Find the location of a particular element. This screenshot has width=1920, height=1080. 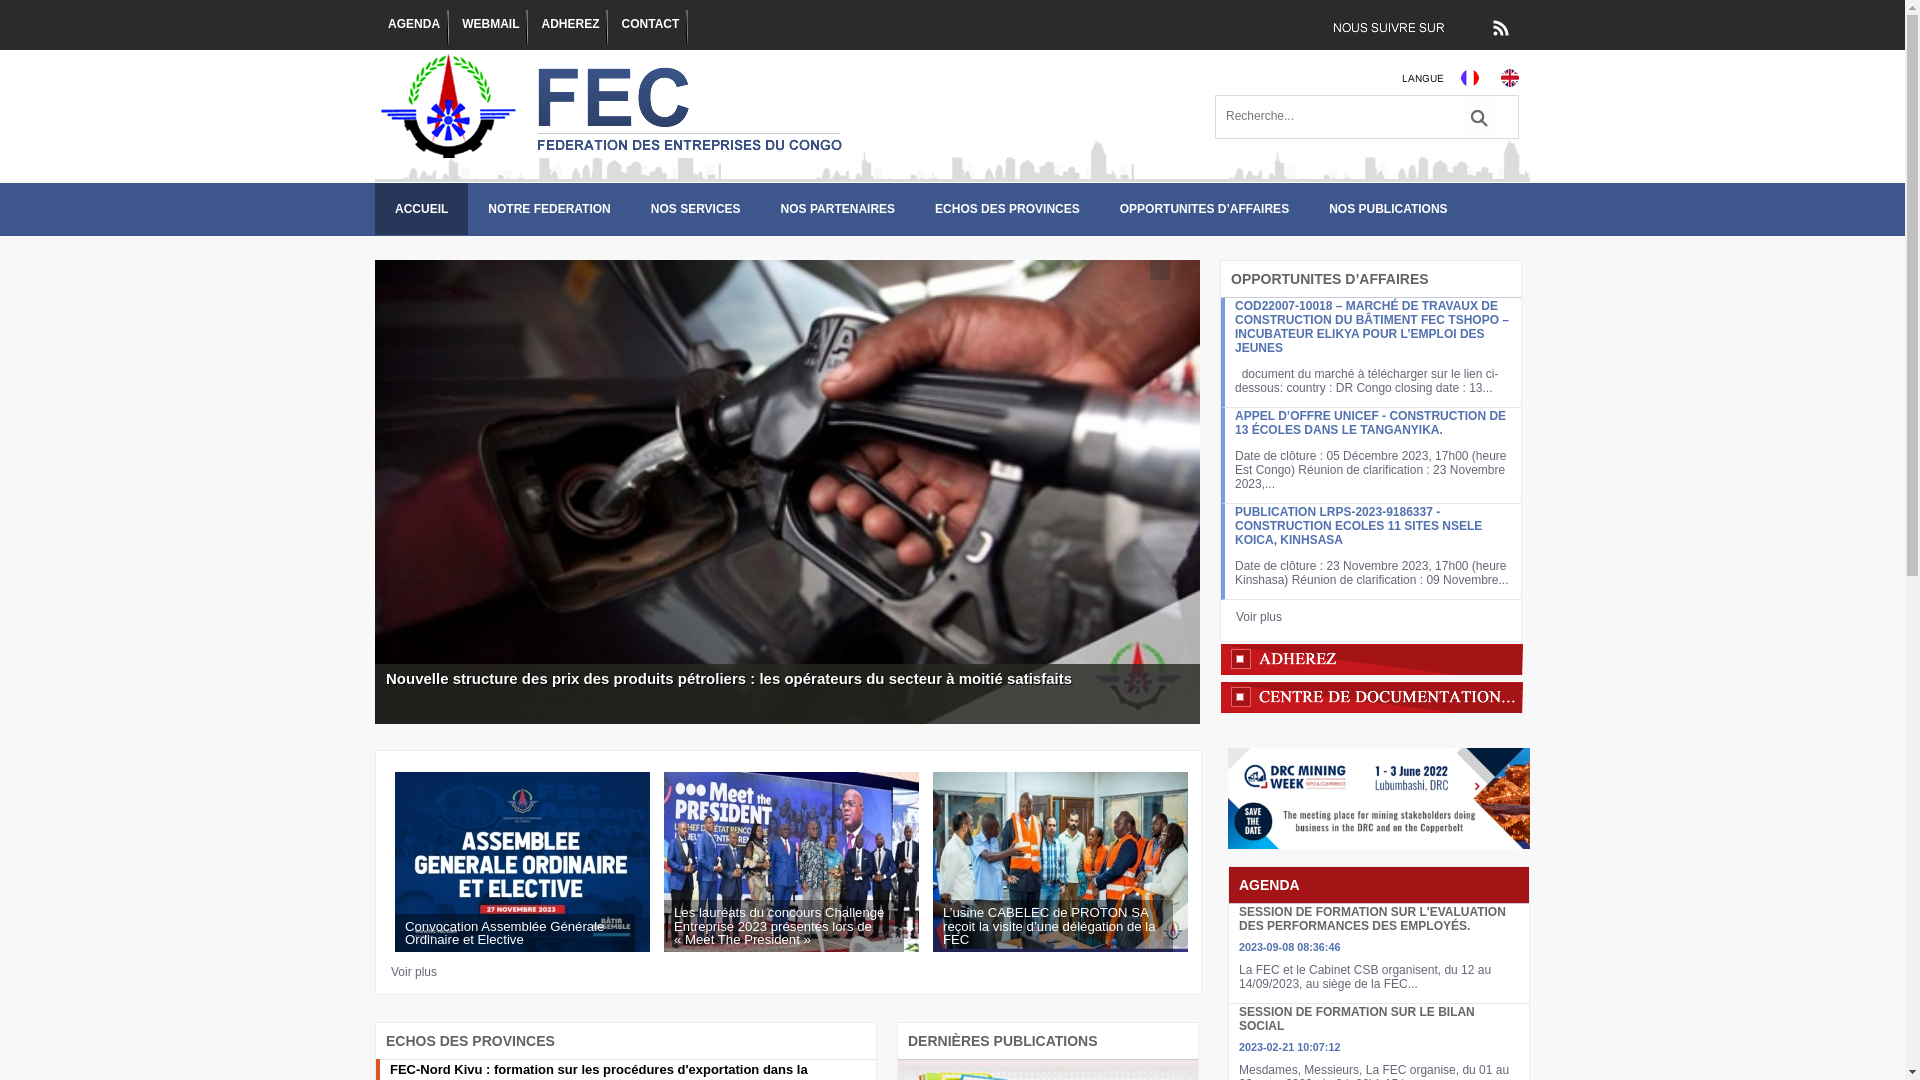

'AGENDA' is located at coordinates (411, 27).